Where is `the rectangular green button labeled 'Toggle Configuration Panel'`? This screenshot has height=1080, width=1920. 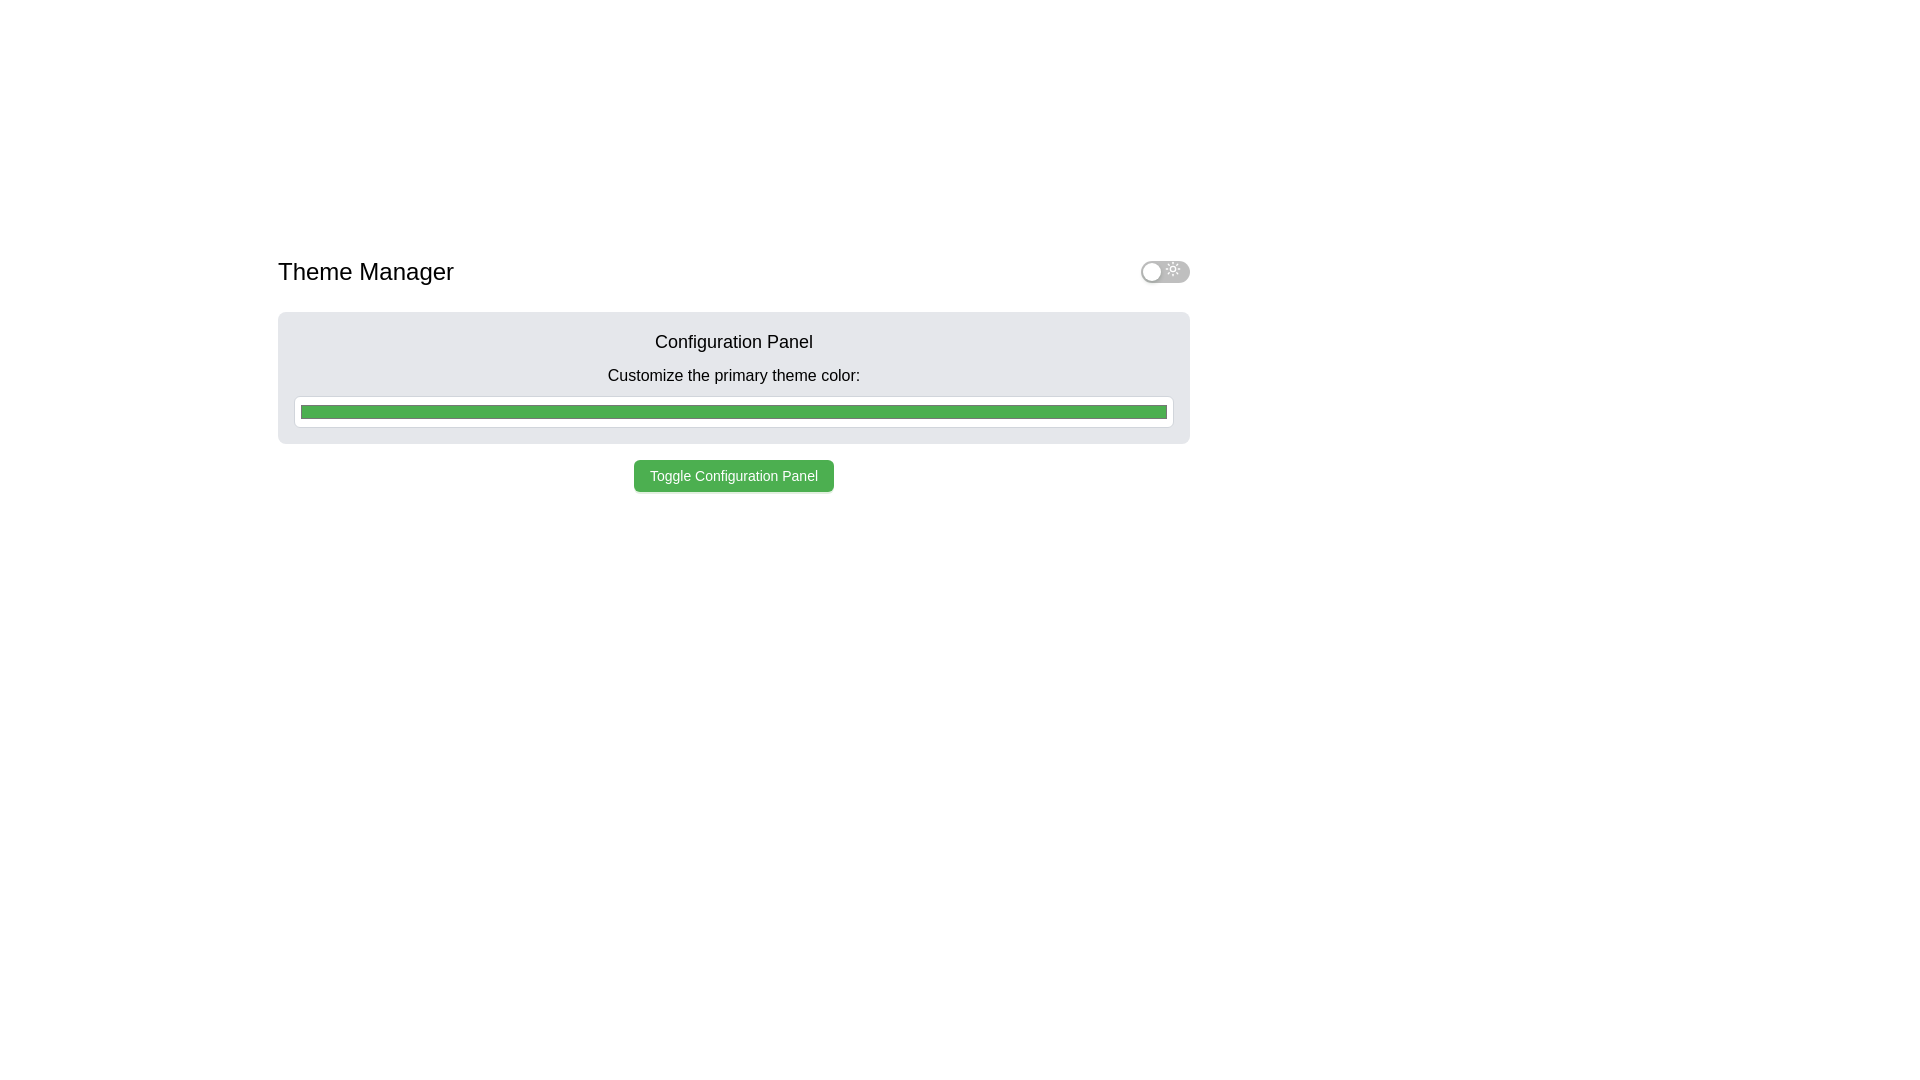 the rectangular green button labeled 'Toggle Configuration Panel' is located at coordinates (733, 475).